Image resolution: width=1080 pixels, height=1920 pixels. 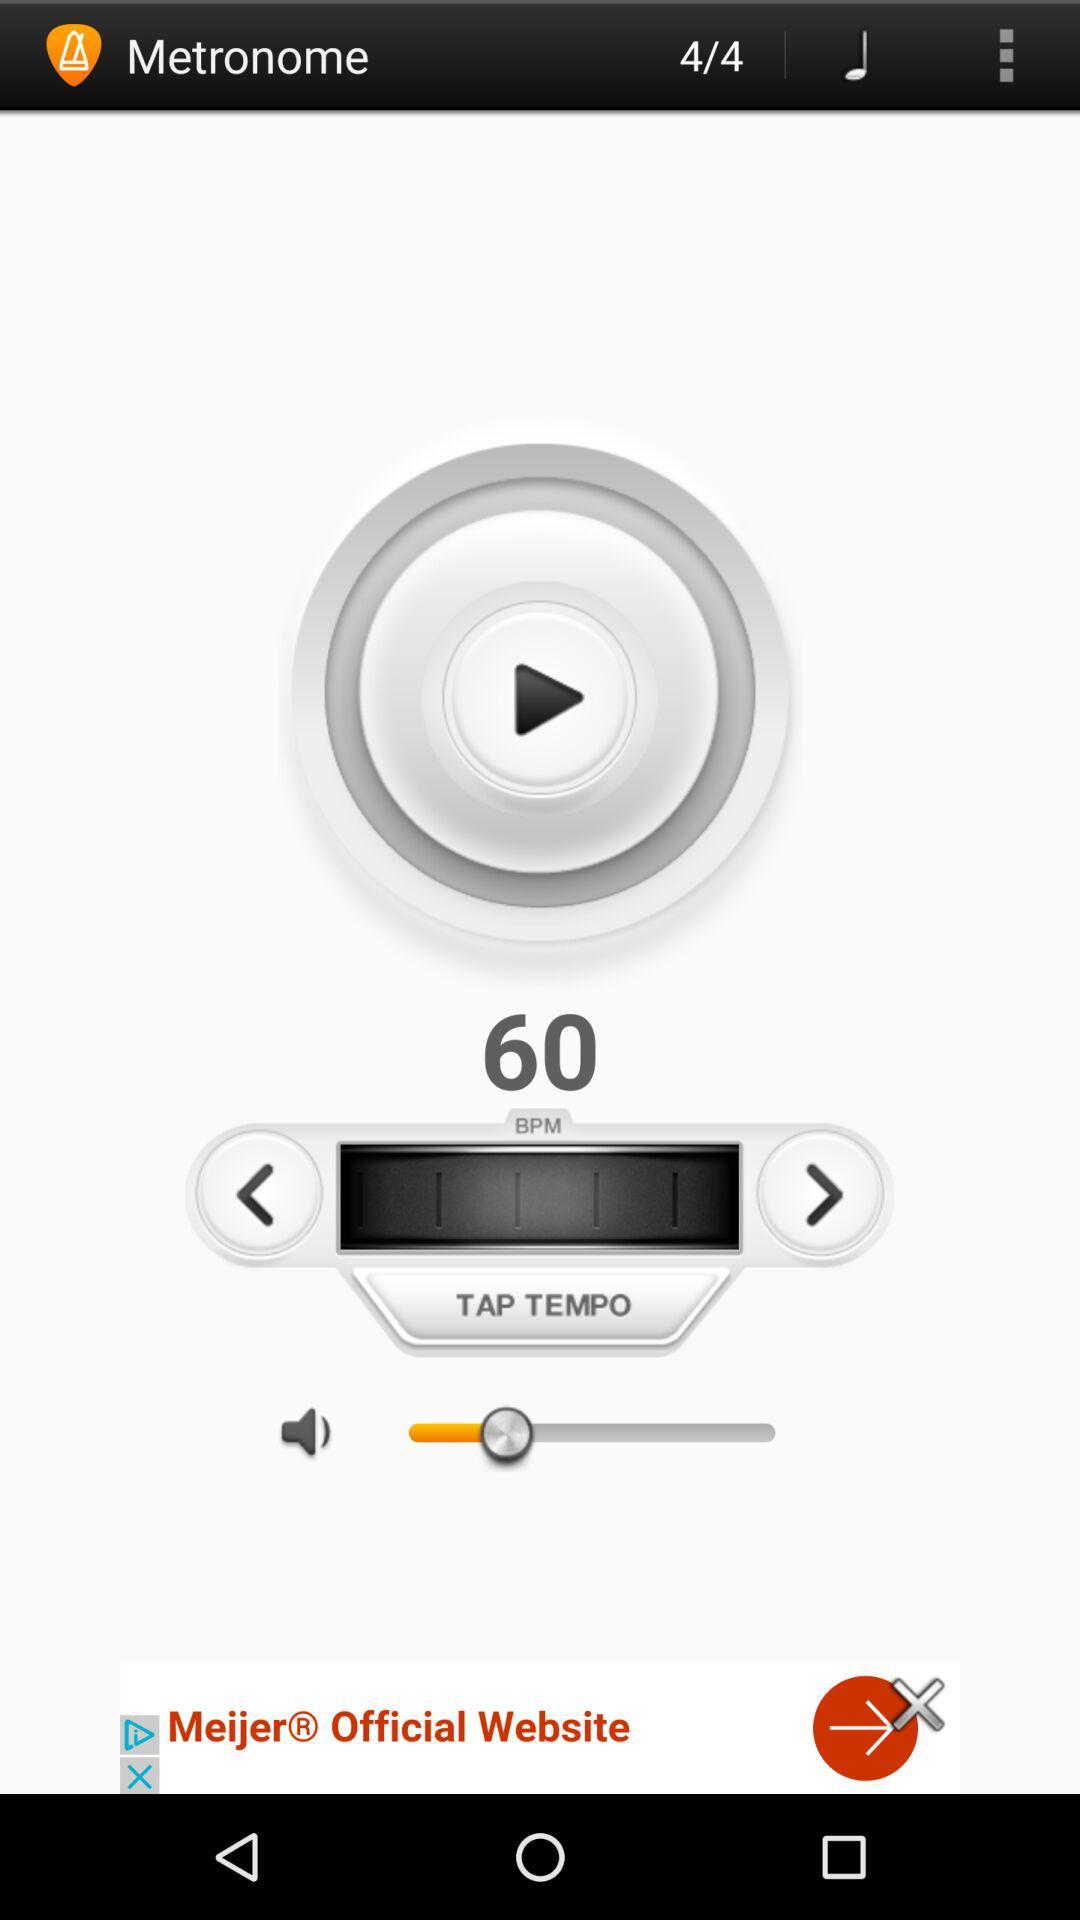 I want to click on next, so click(x=820, y=1195).